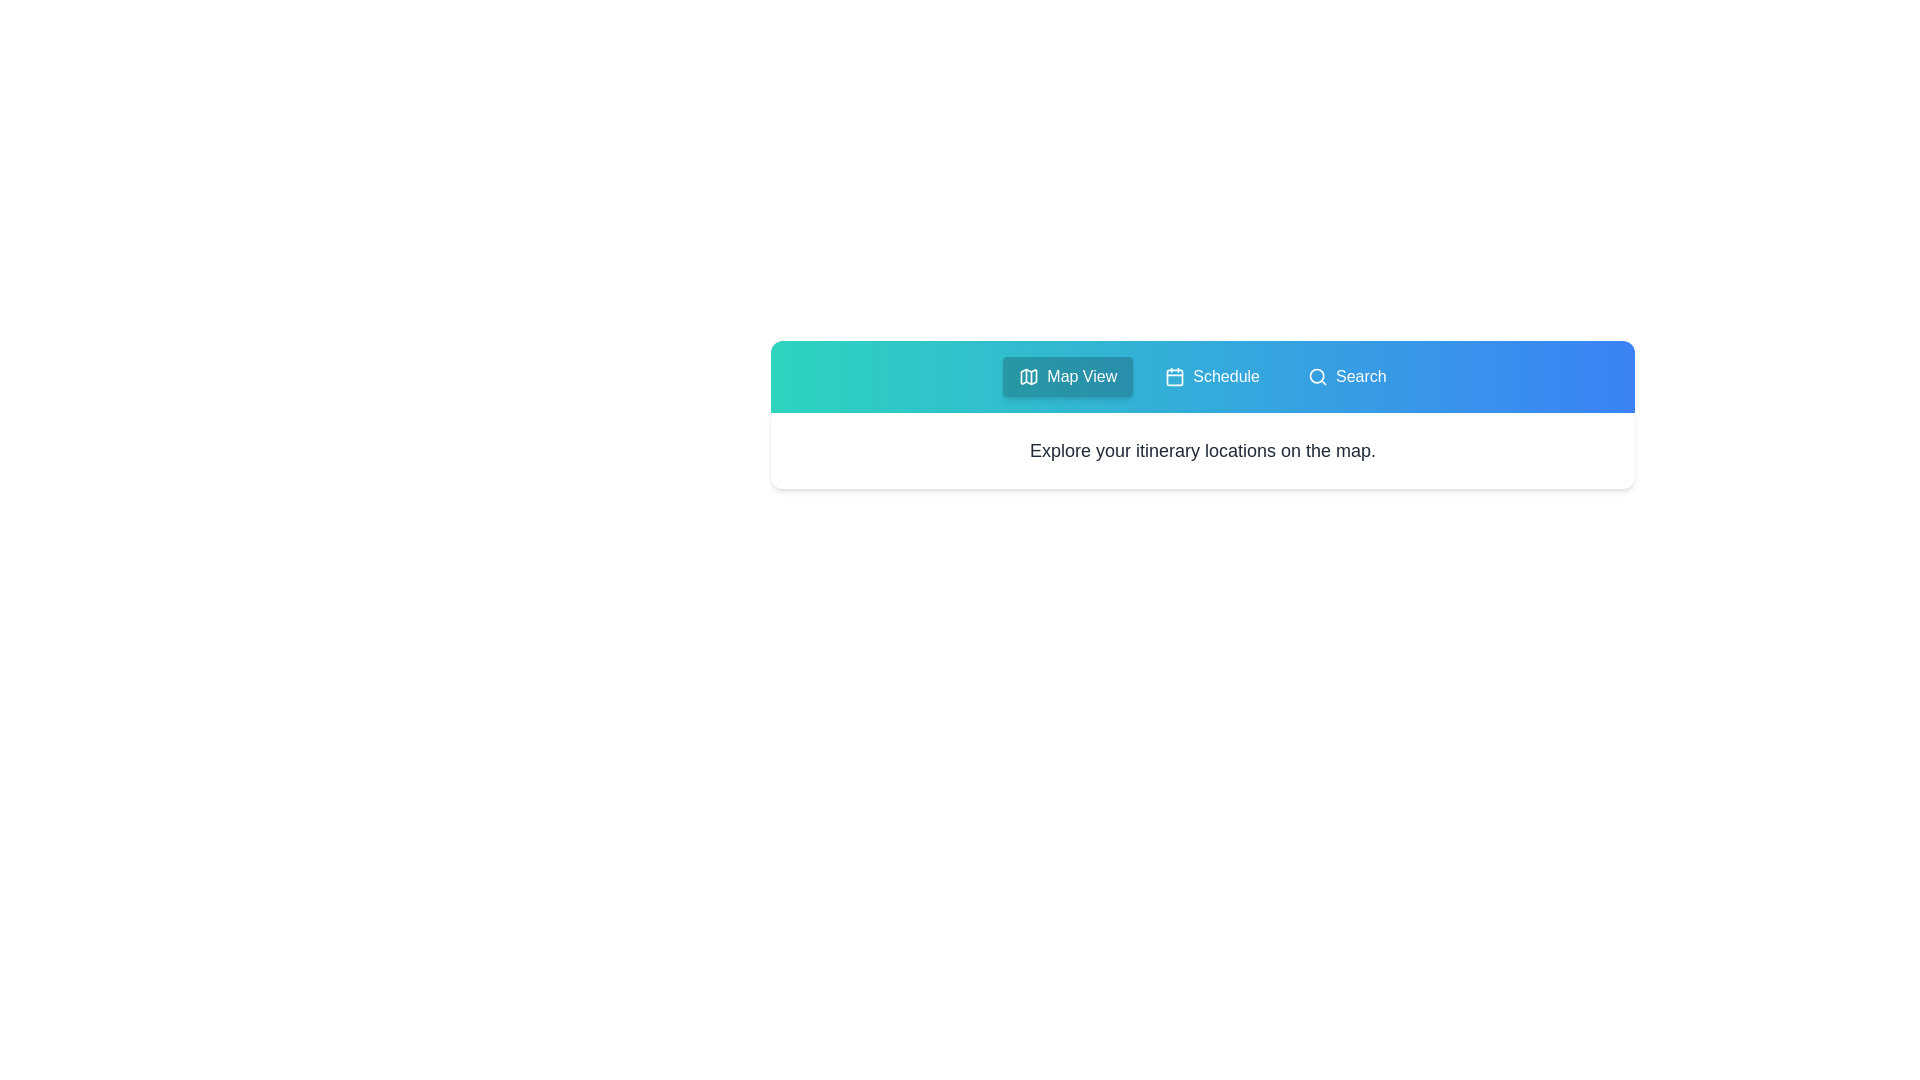 This screenshot has height=1080, width=1920. Describe the element at coordinates (1202, 414) in the screenshot. I see `the informational text box that contains the message 'Explore your itinerary locations on the map.' located below the blue gradient header with interactive options` at that location.